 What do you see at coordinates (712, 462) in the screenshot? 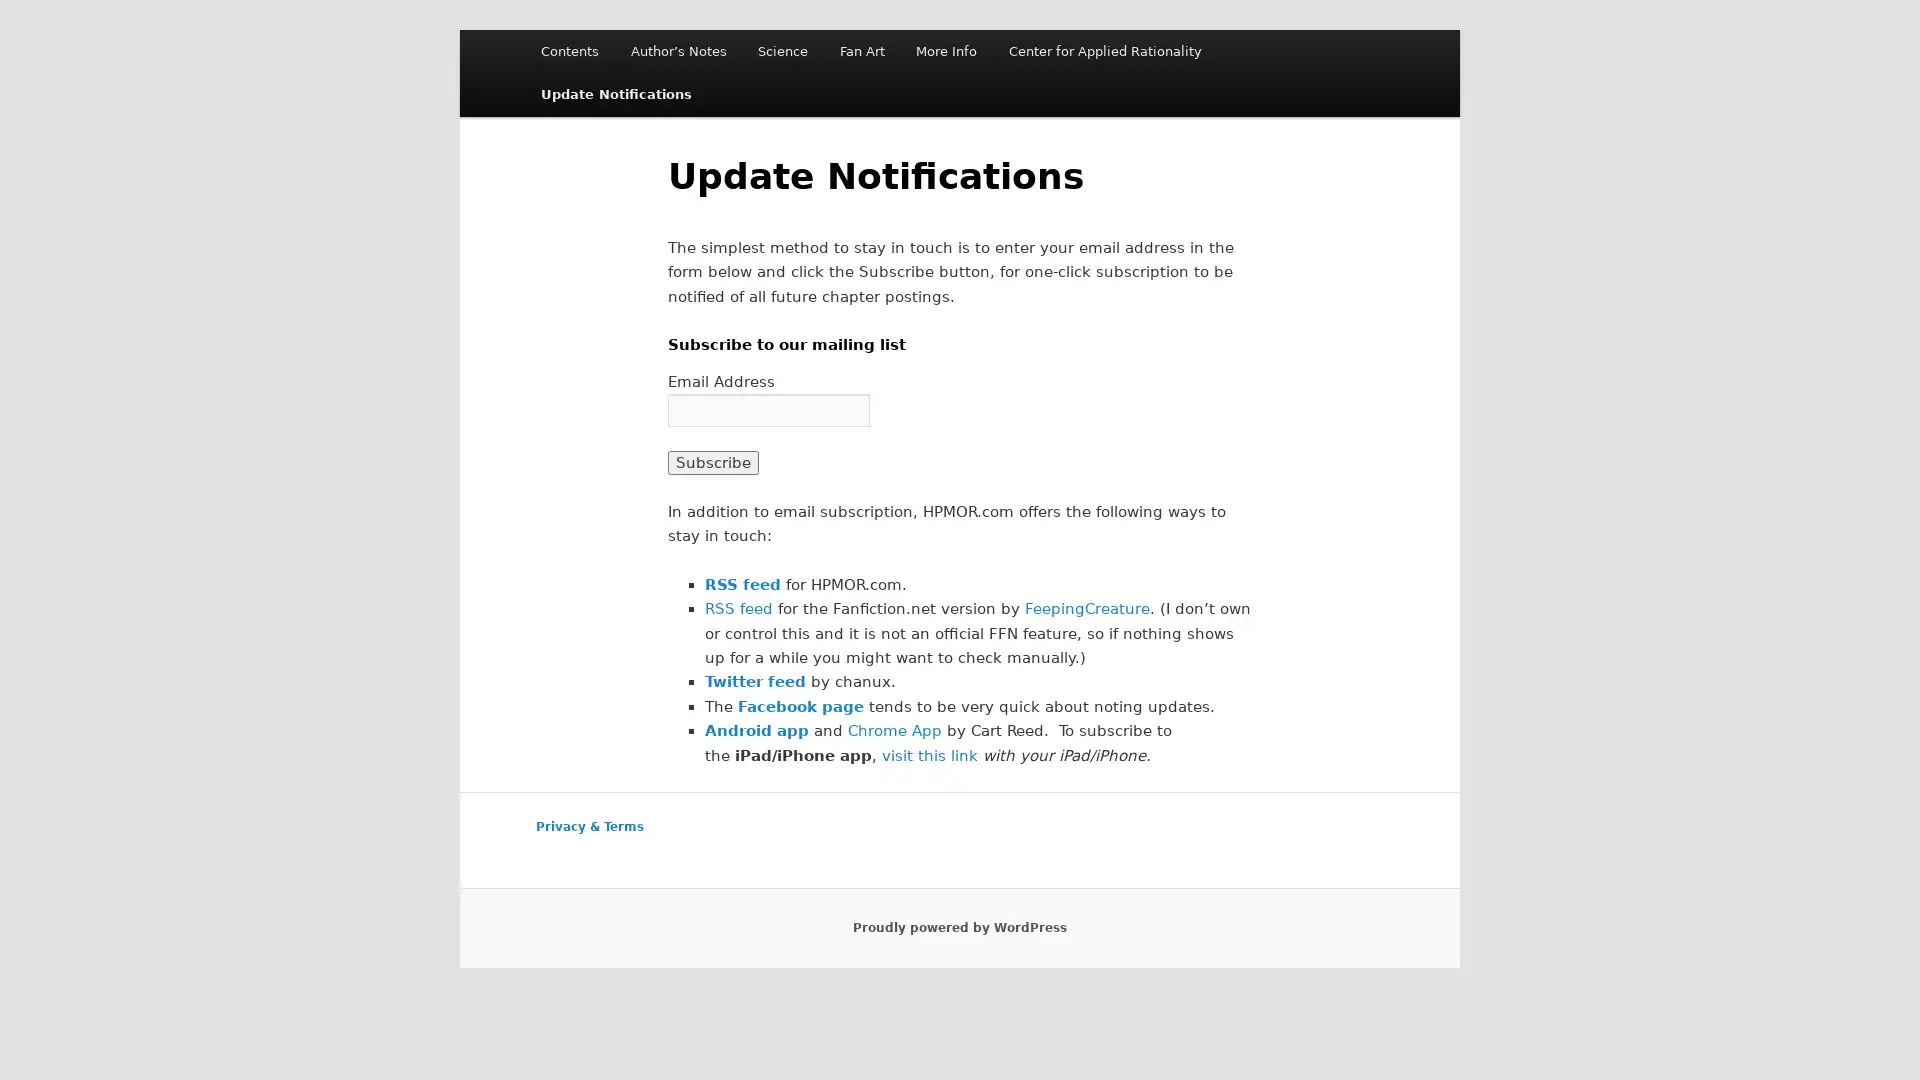
I see `Subscribe` at bounding box center [712, 462].